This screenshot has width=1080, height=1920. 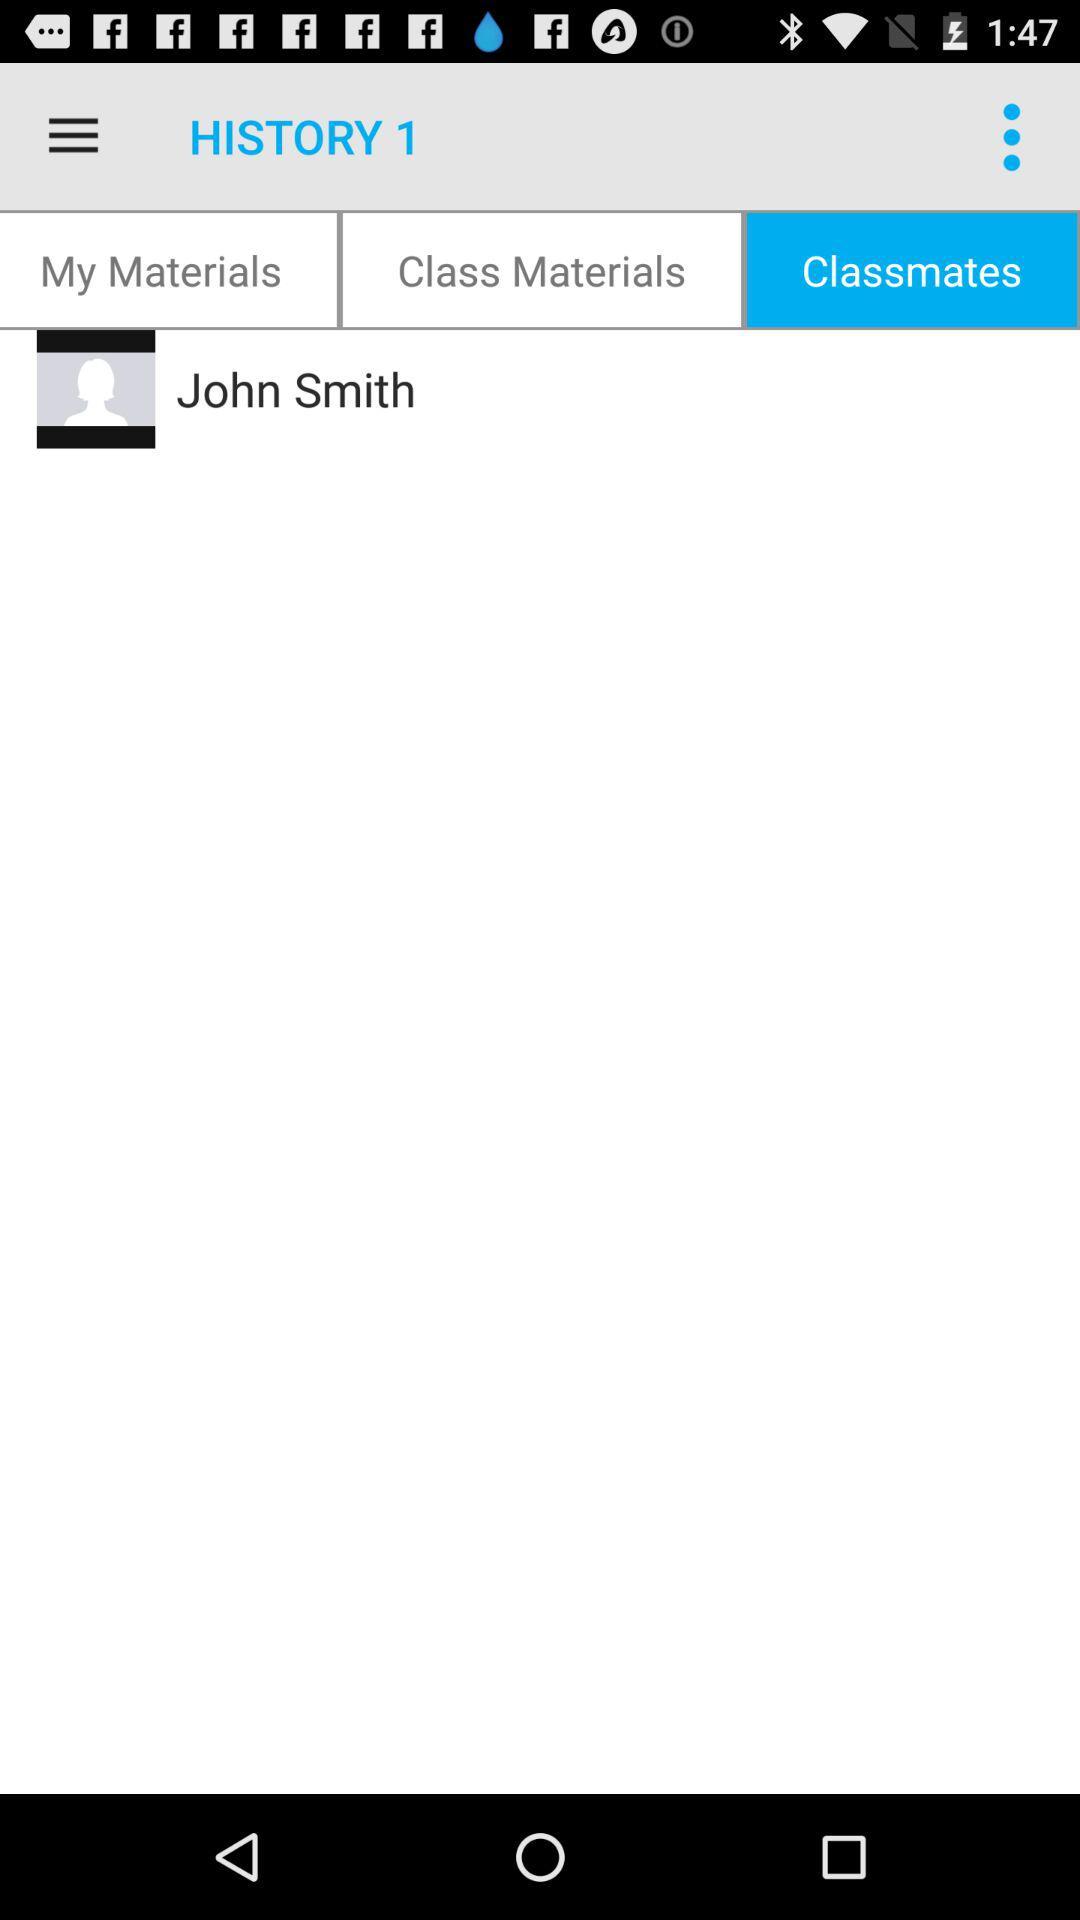 I want to click on the item above the my materials, so click(x=72, y=135).